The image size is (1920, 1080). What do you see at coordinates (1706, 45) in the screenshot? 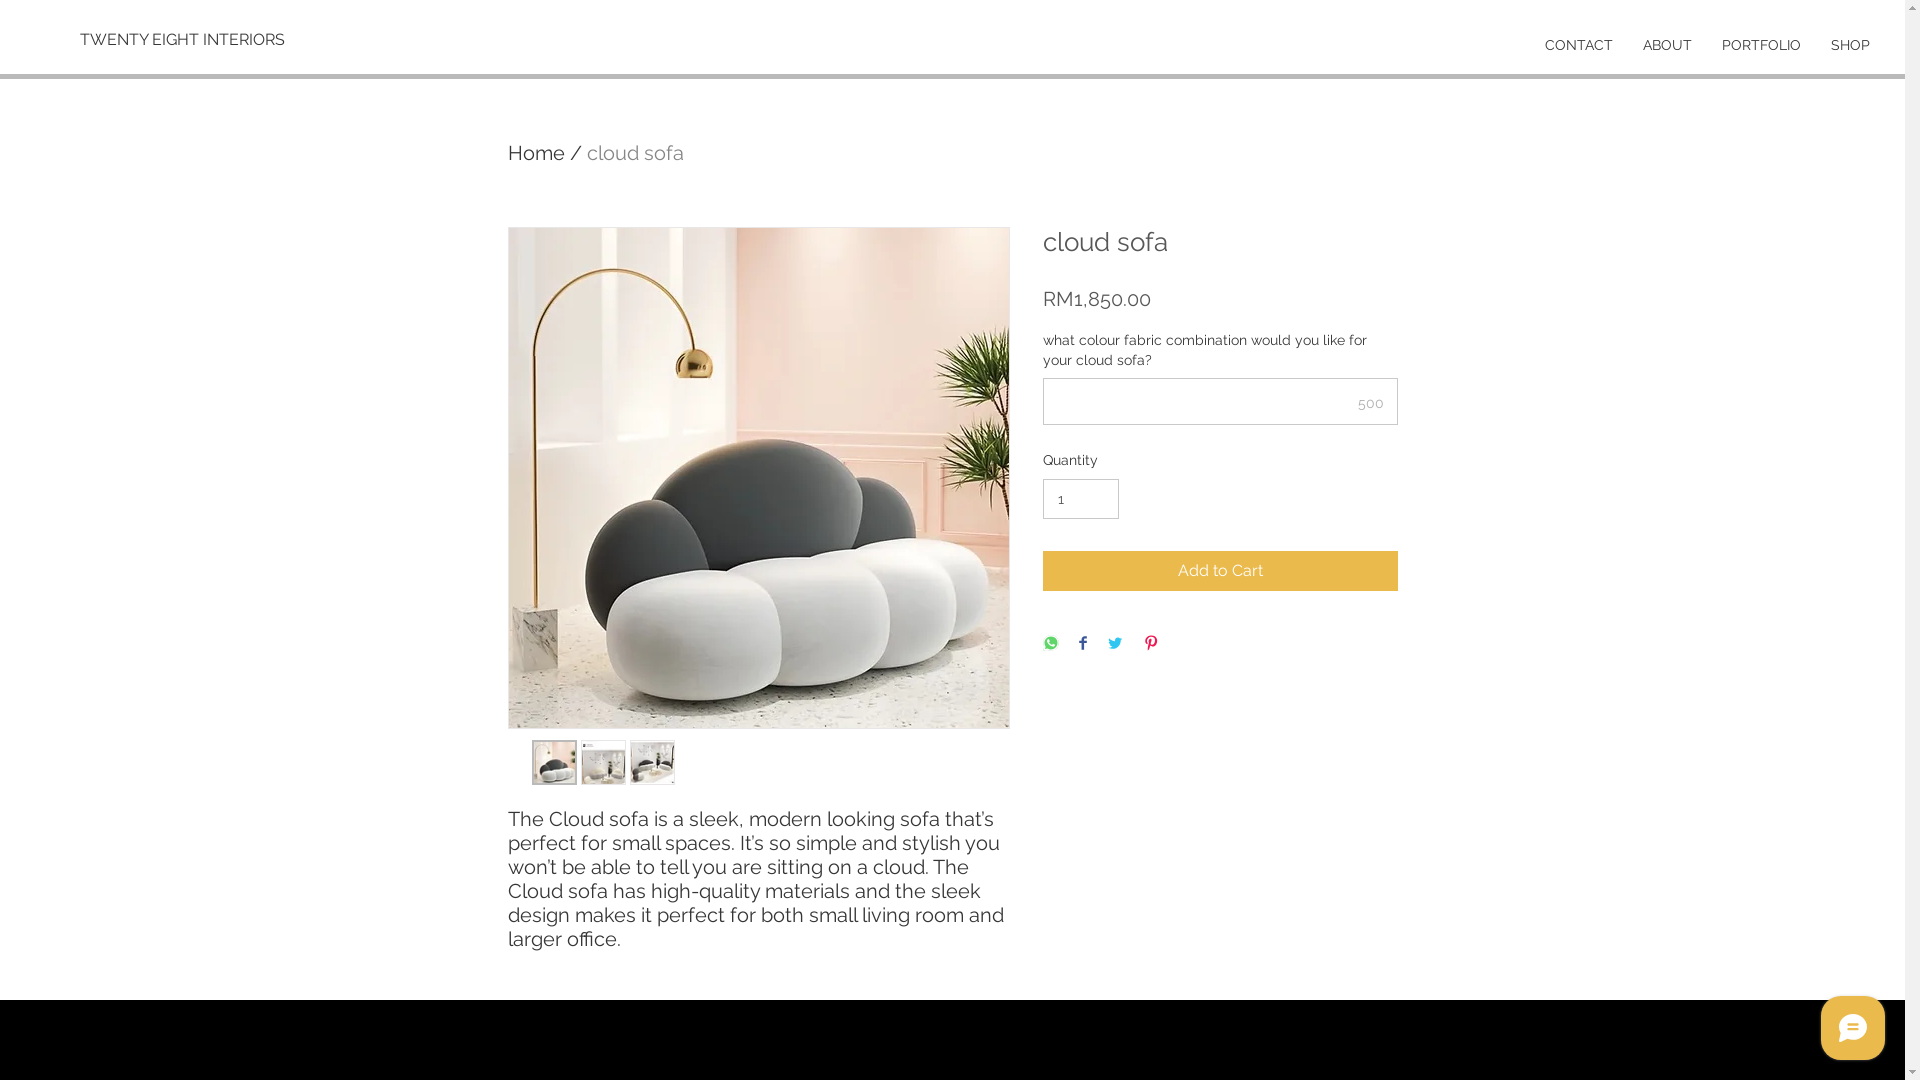
I see `'PORTFOLIO'` at bounding box center [1706, 45].